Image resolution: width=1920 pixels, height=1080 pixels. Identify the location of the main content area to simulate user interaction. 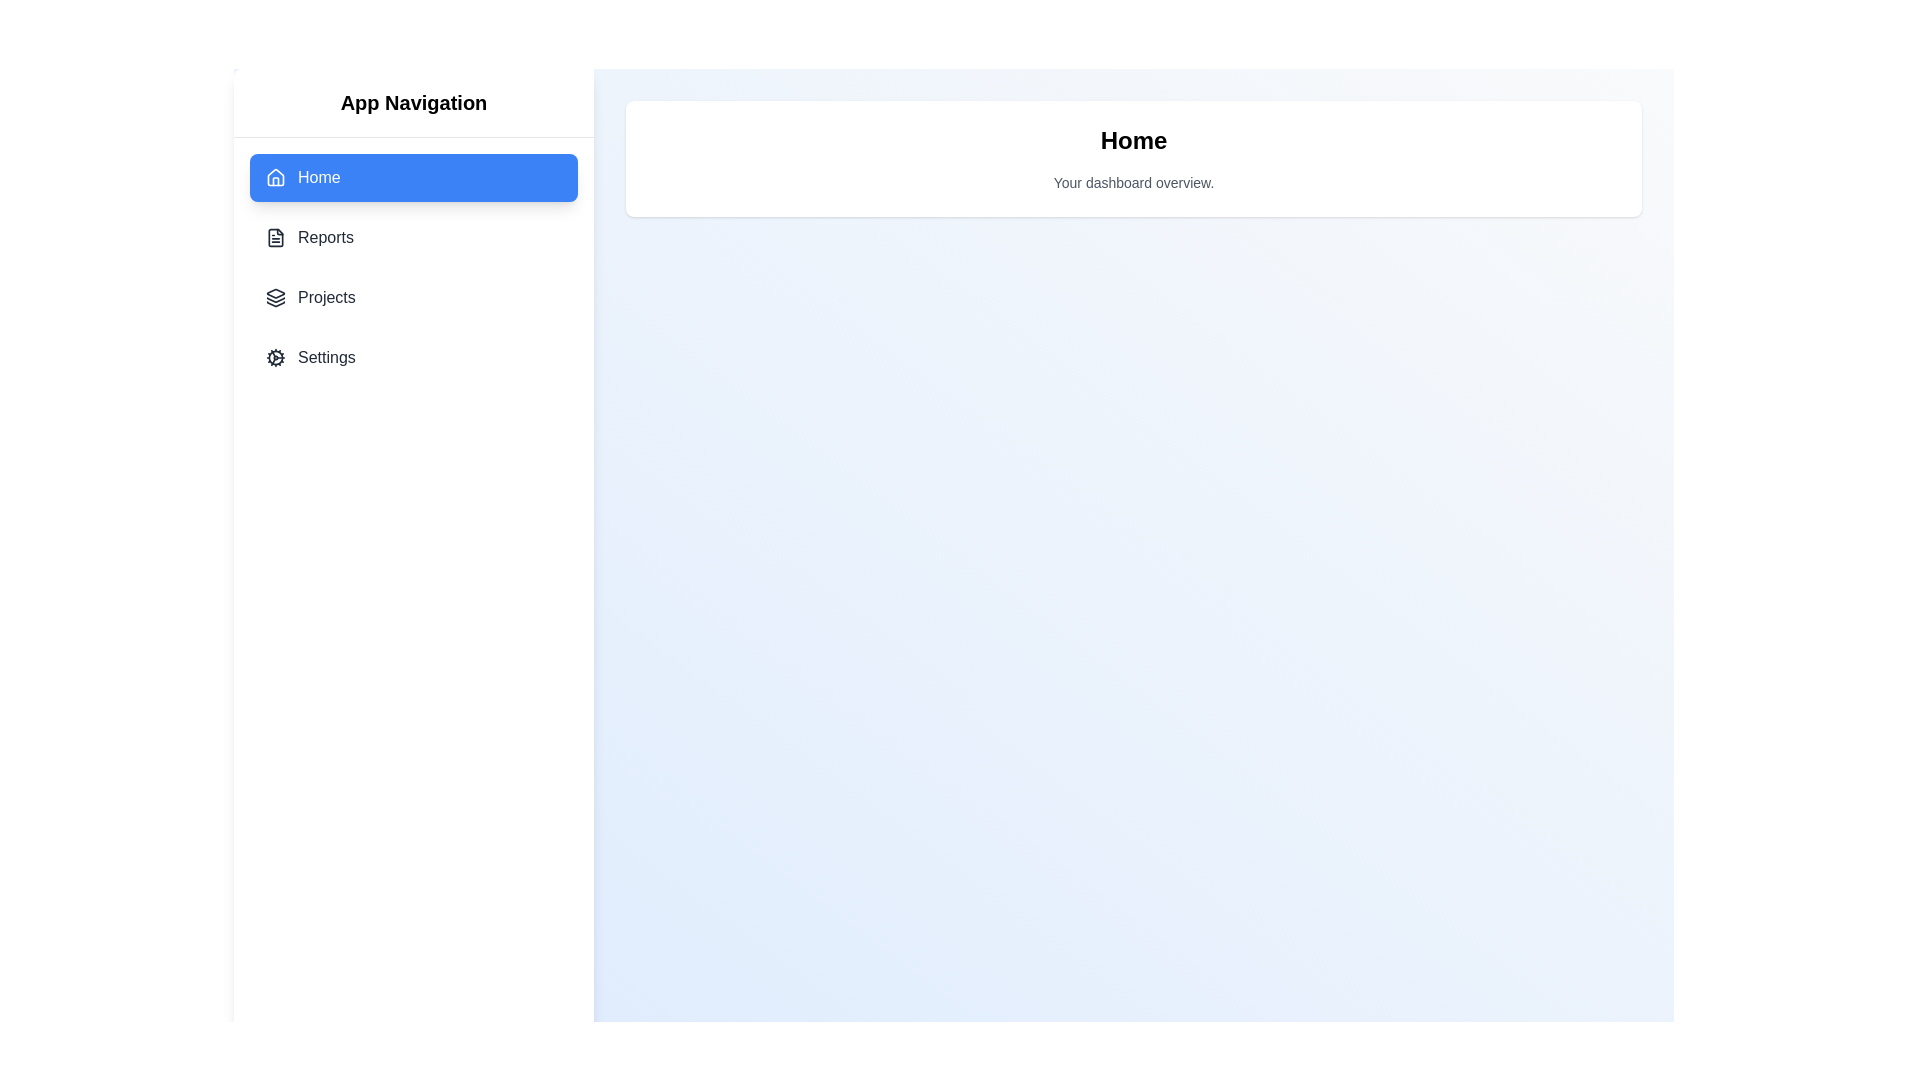
(1133, 608).